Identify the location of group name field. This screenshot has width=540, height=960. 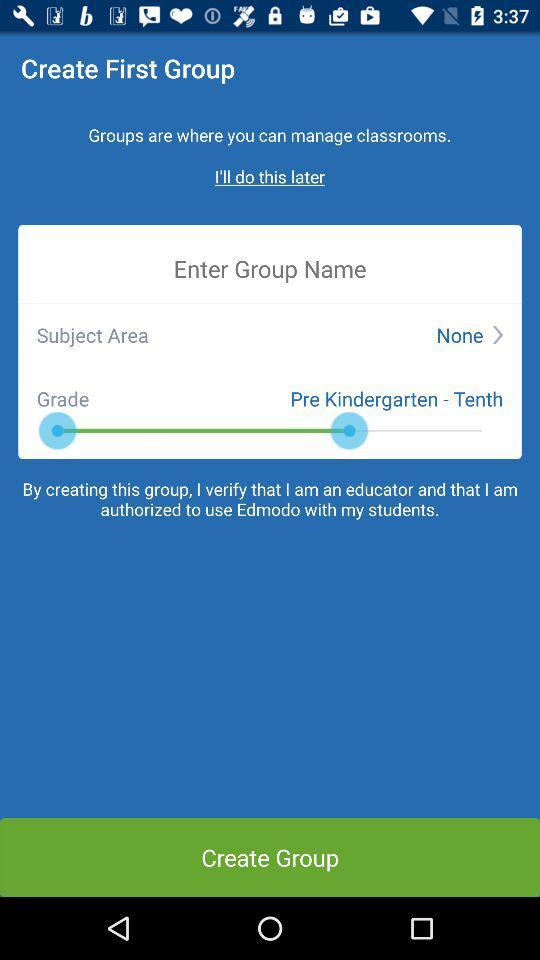
(270, 267).